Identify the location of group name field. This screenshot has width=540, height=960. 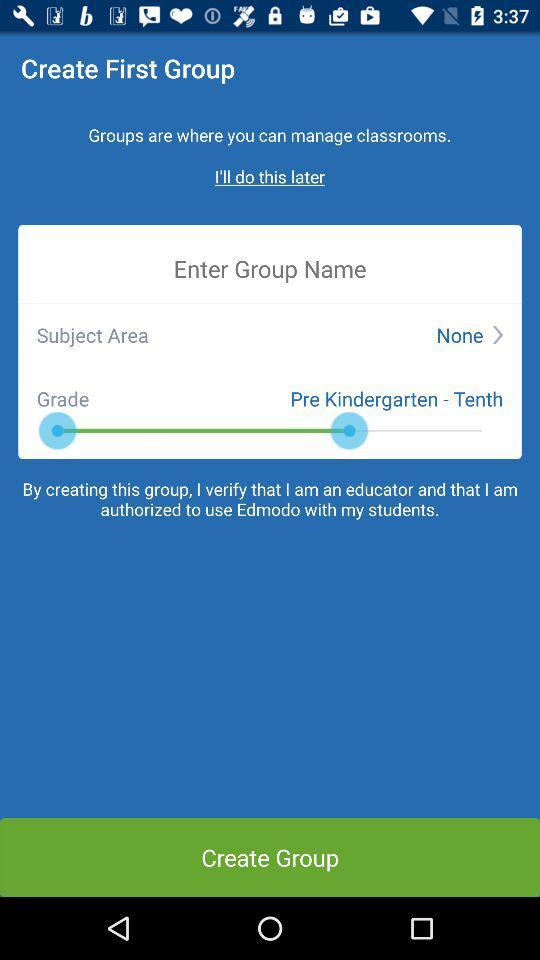
(270, 267).